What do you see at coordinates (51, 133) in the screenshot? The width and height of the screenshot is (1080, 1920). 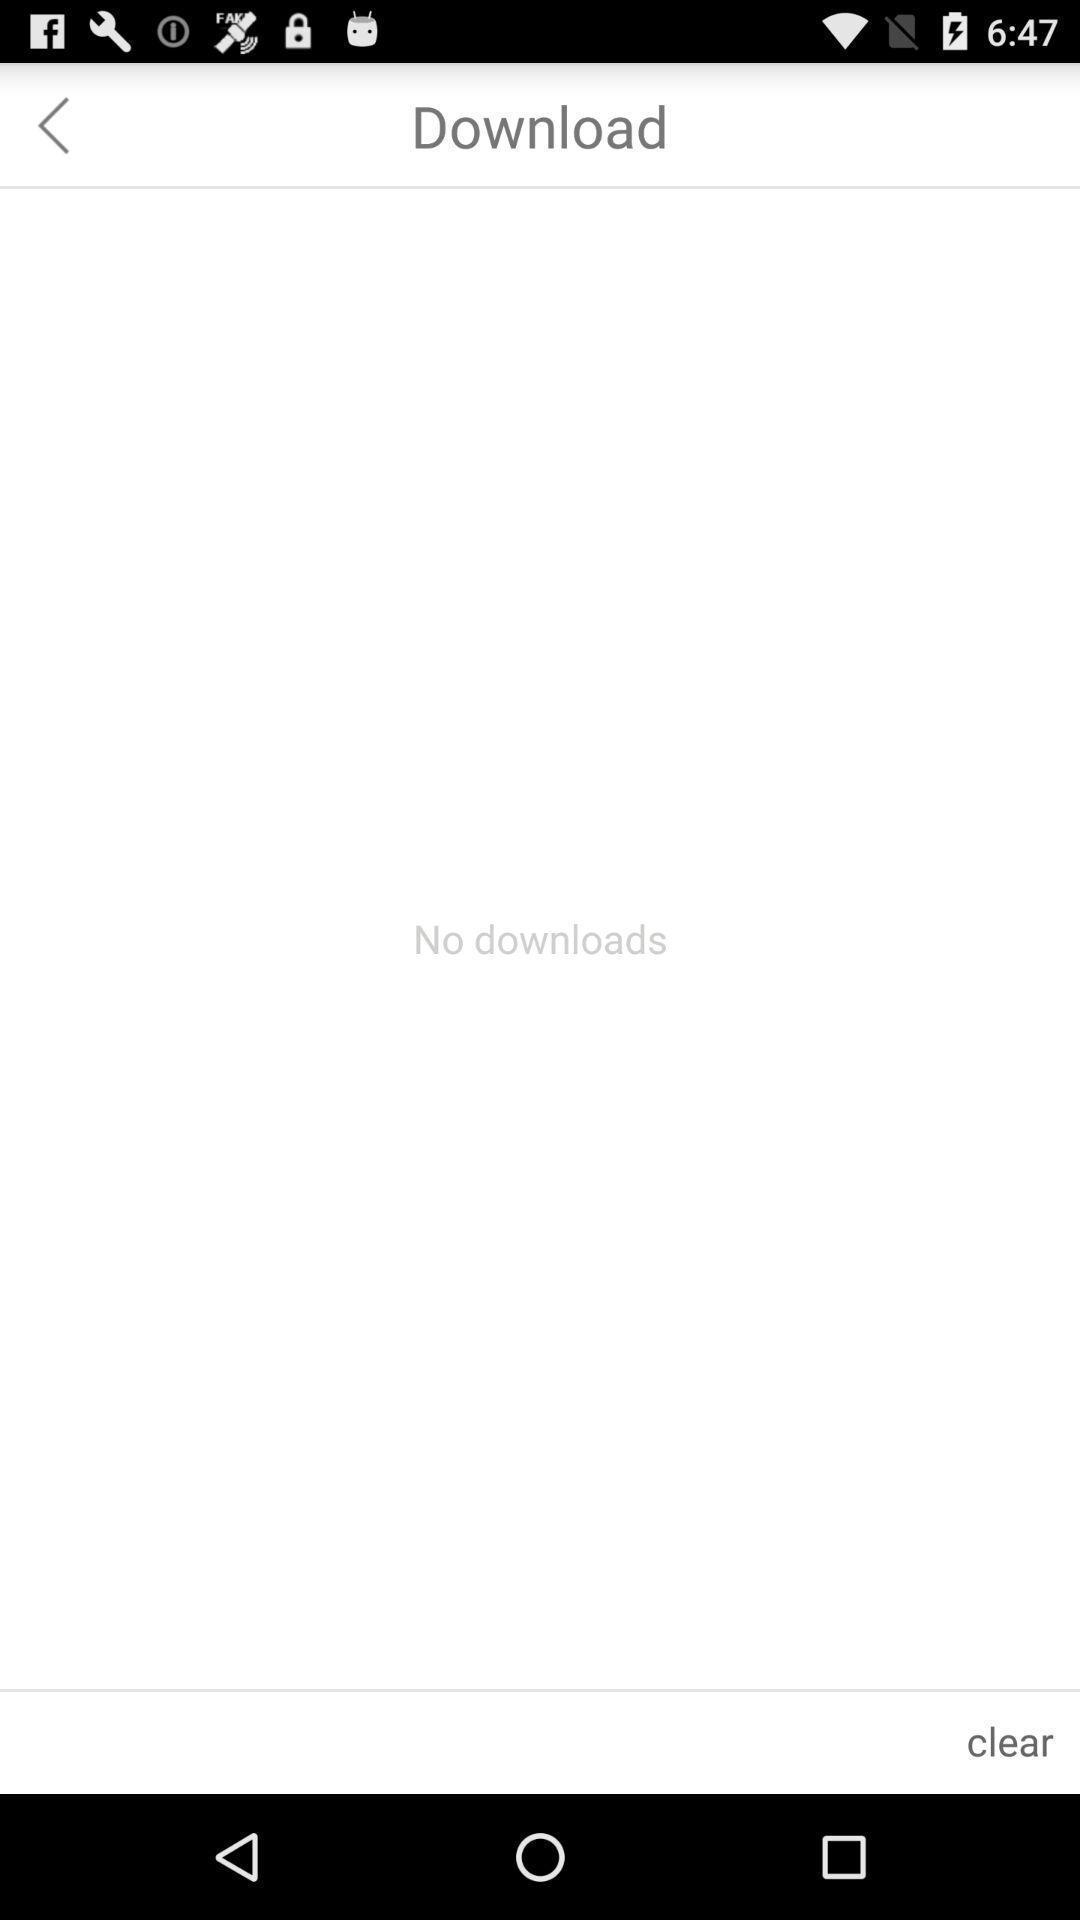 I see `the arrow_backward icon` at bounding box center [51, 133].